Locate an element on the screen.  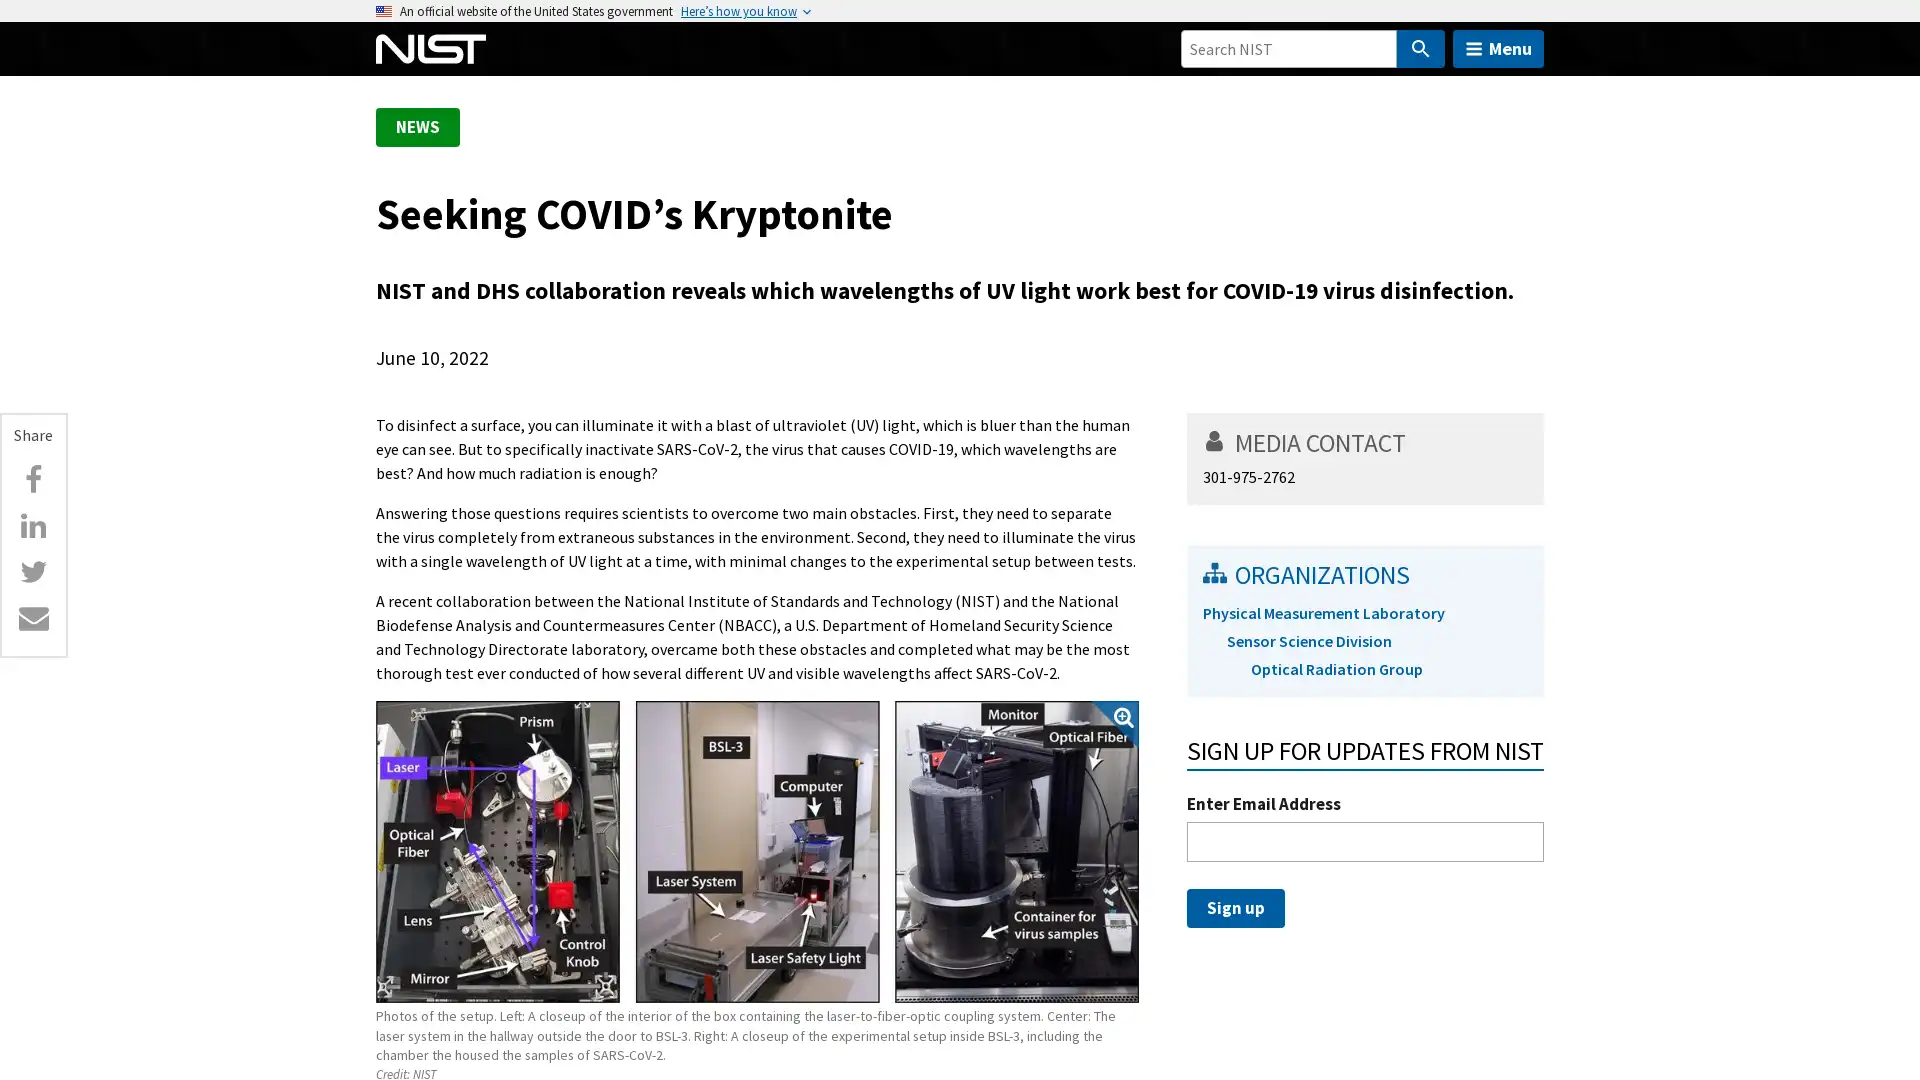
Menu is located at coordinates (1498, 48).